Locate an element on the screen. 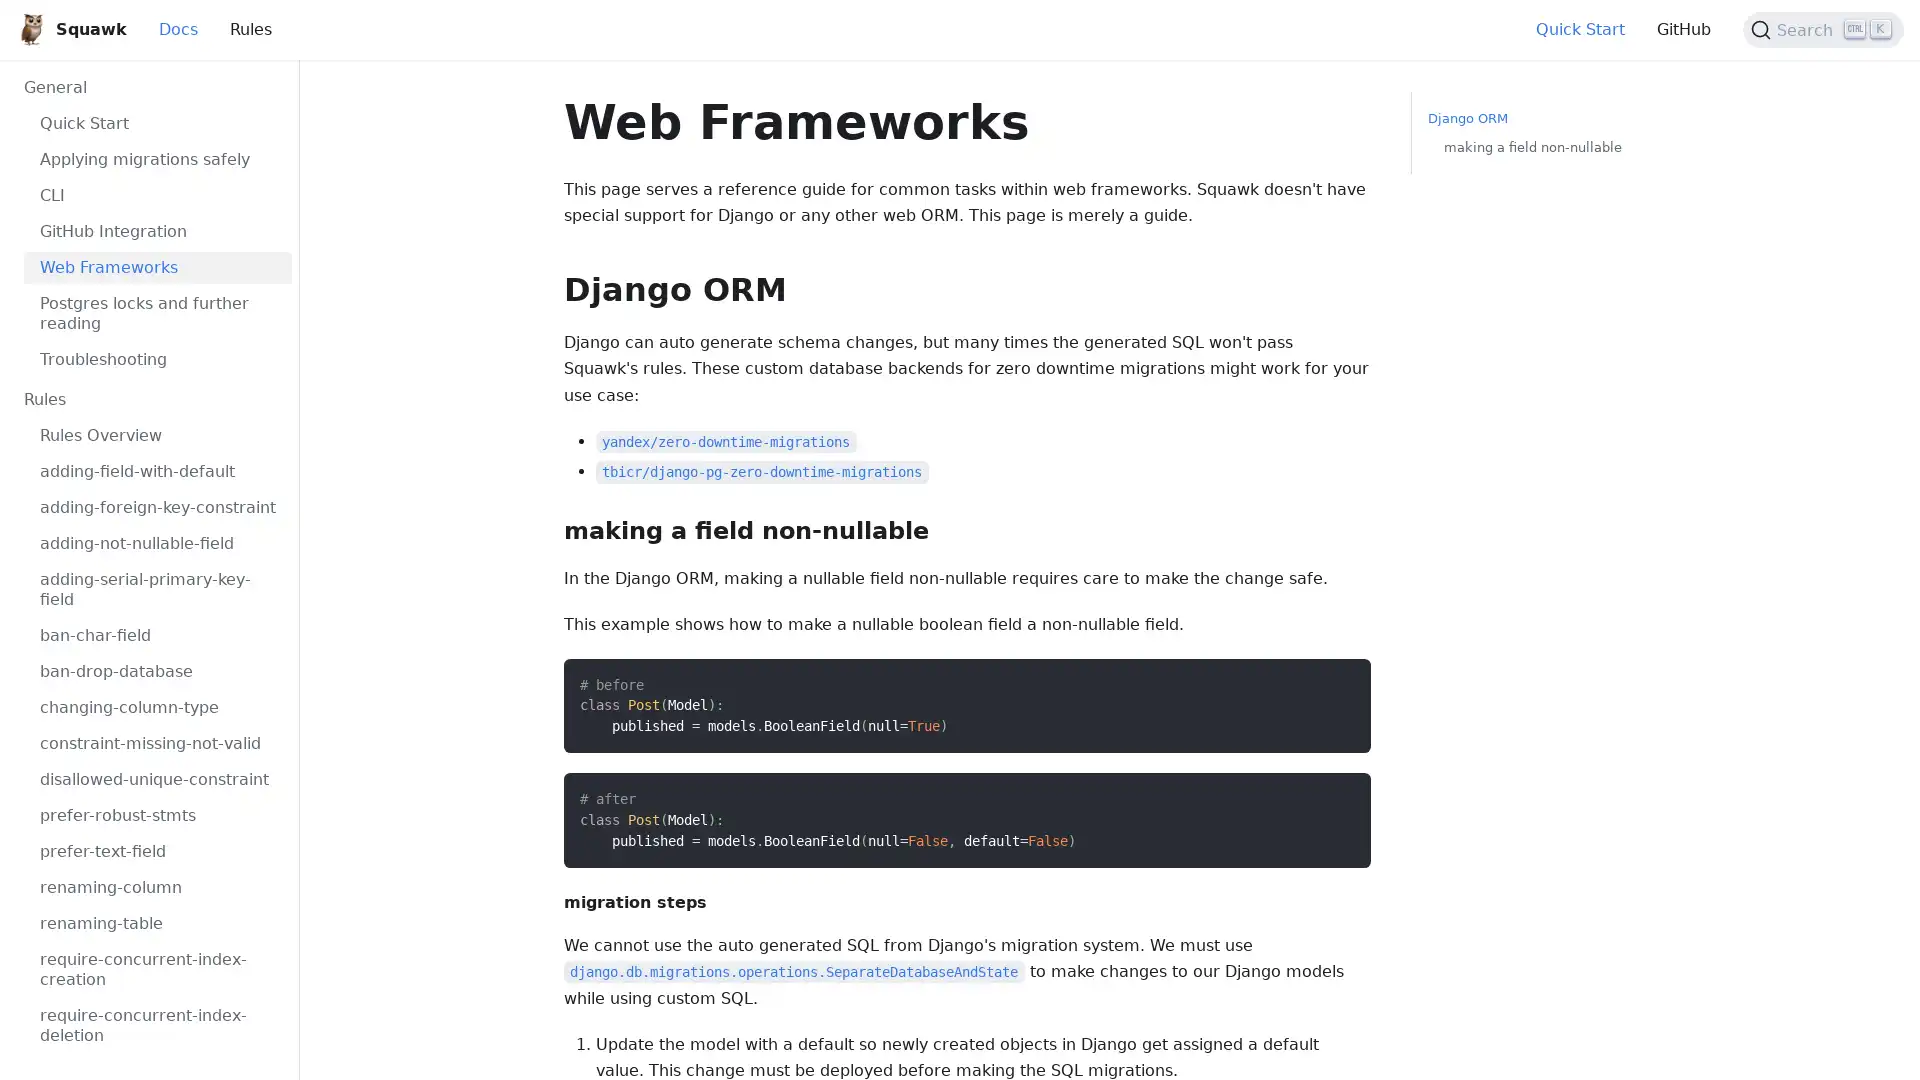  Search is located at coordinates (1823, 30).